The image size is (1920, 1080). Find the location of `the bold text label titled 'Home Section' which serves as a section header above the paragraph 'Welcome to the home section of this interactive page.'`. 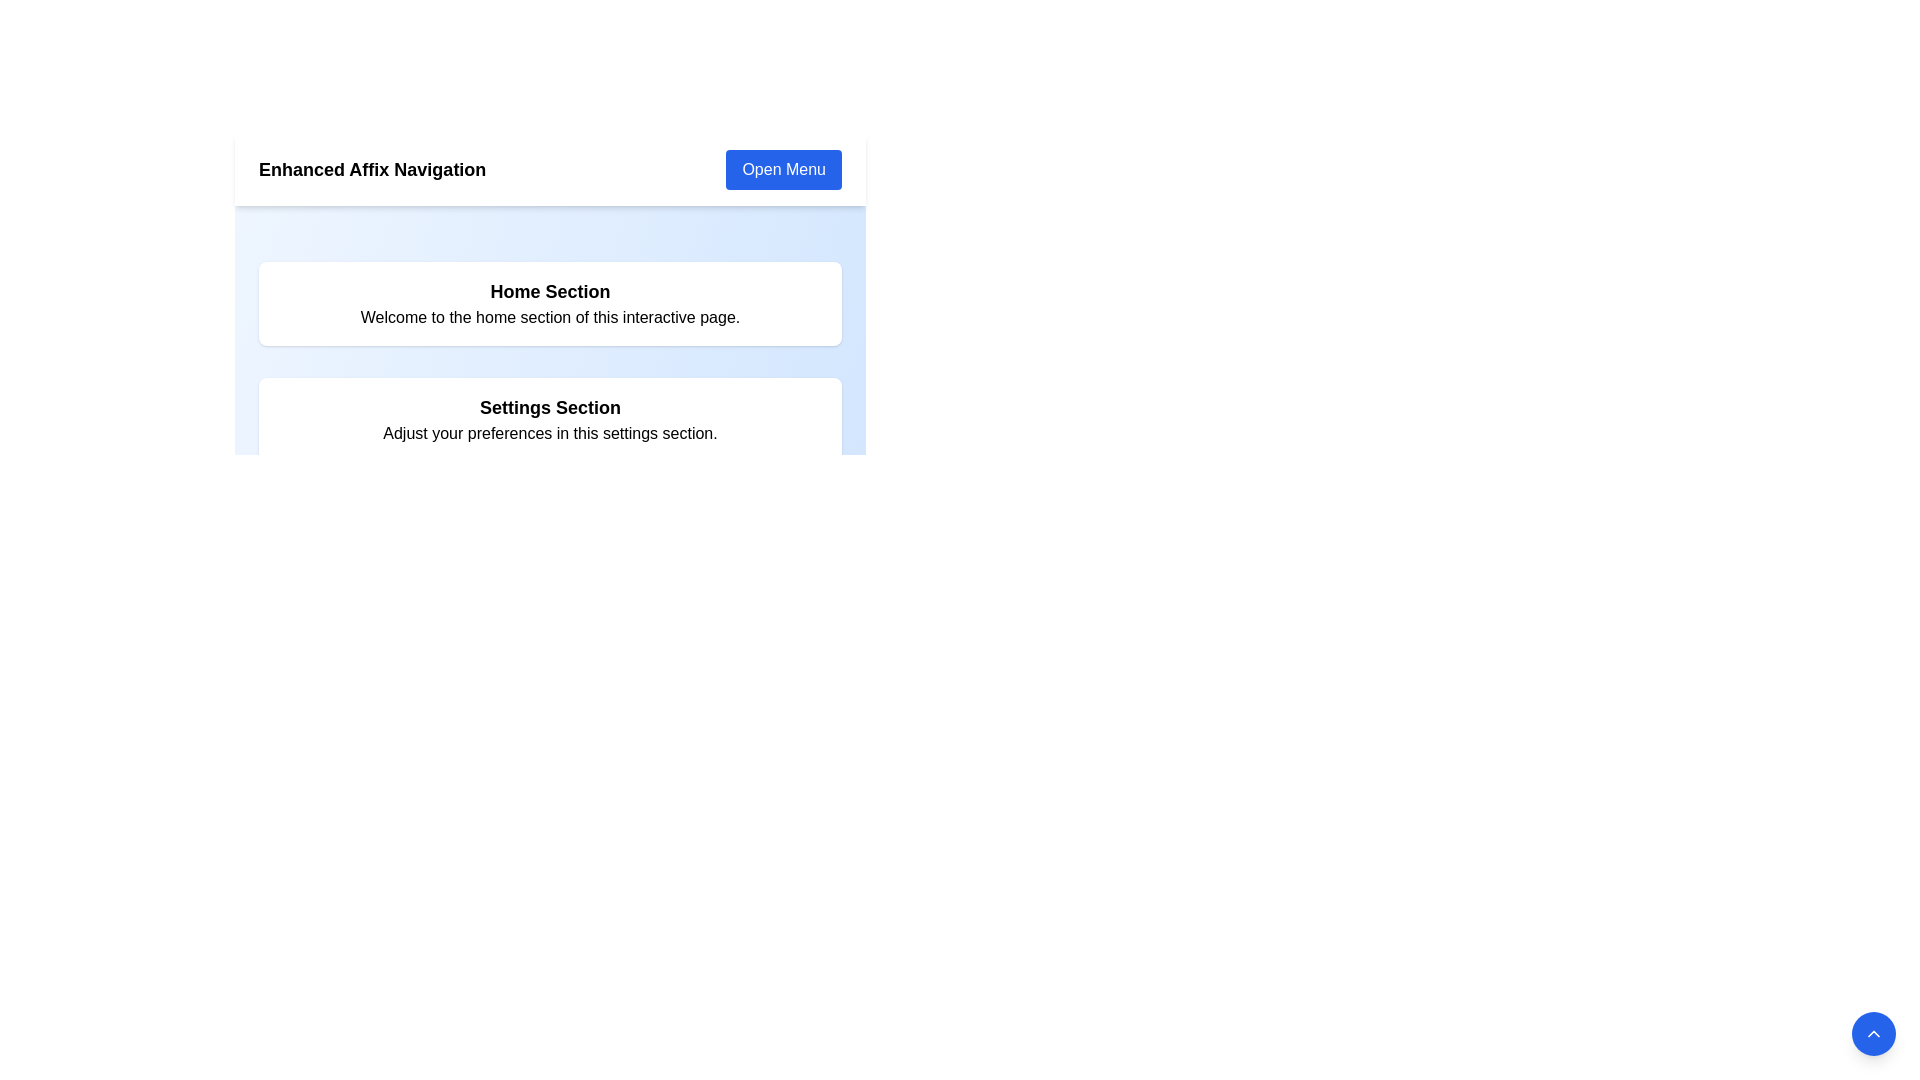

the bold text label titled 'Home Section' which serves as a section header above the paragraph 'Welcome to the home section of this interactive page.' is located at coordinates (550, 282).